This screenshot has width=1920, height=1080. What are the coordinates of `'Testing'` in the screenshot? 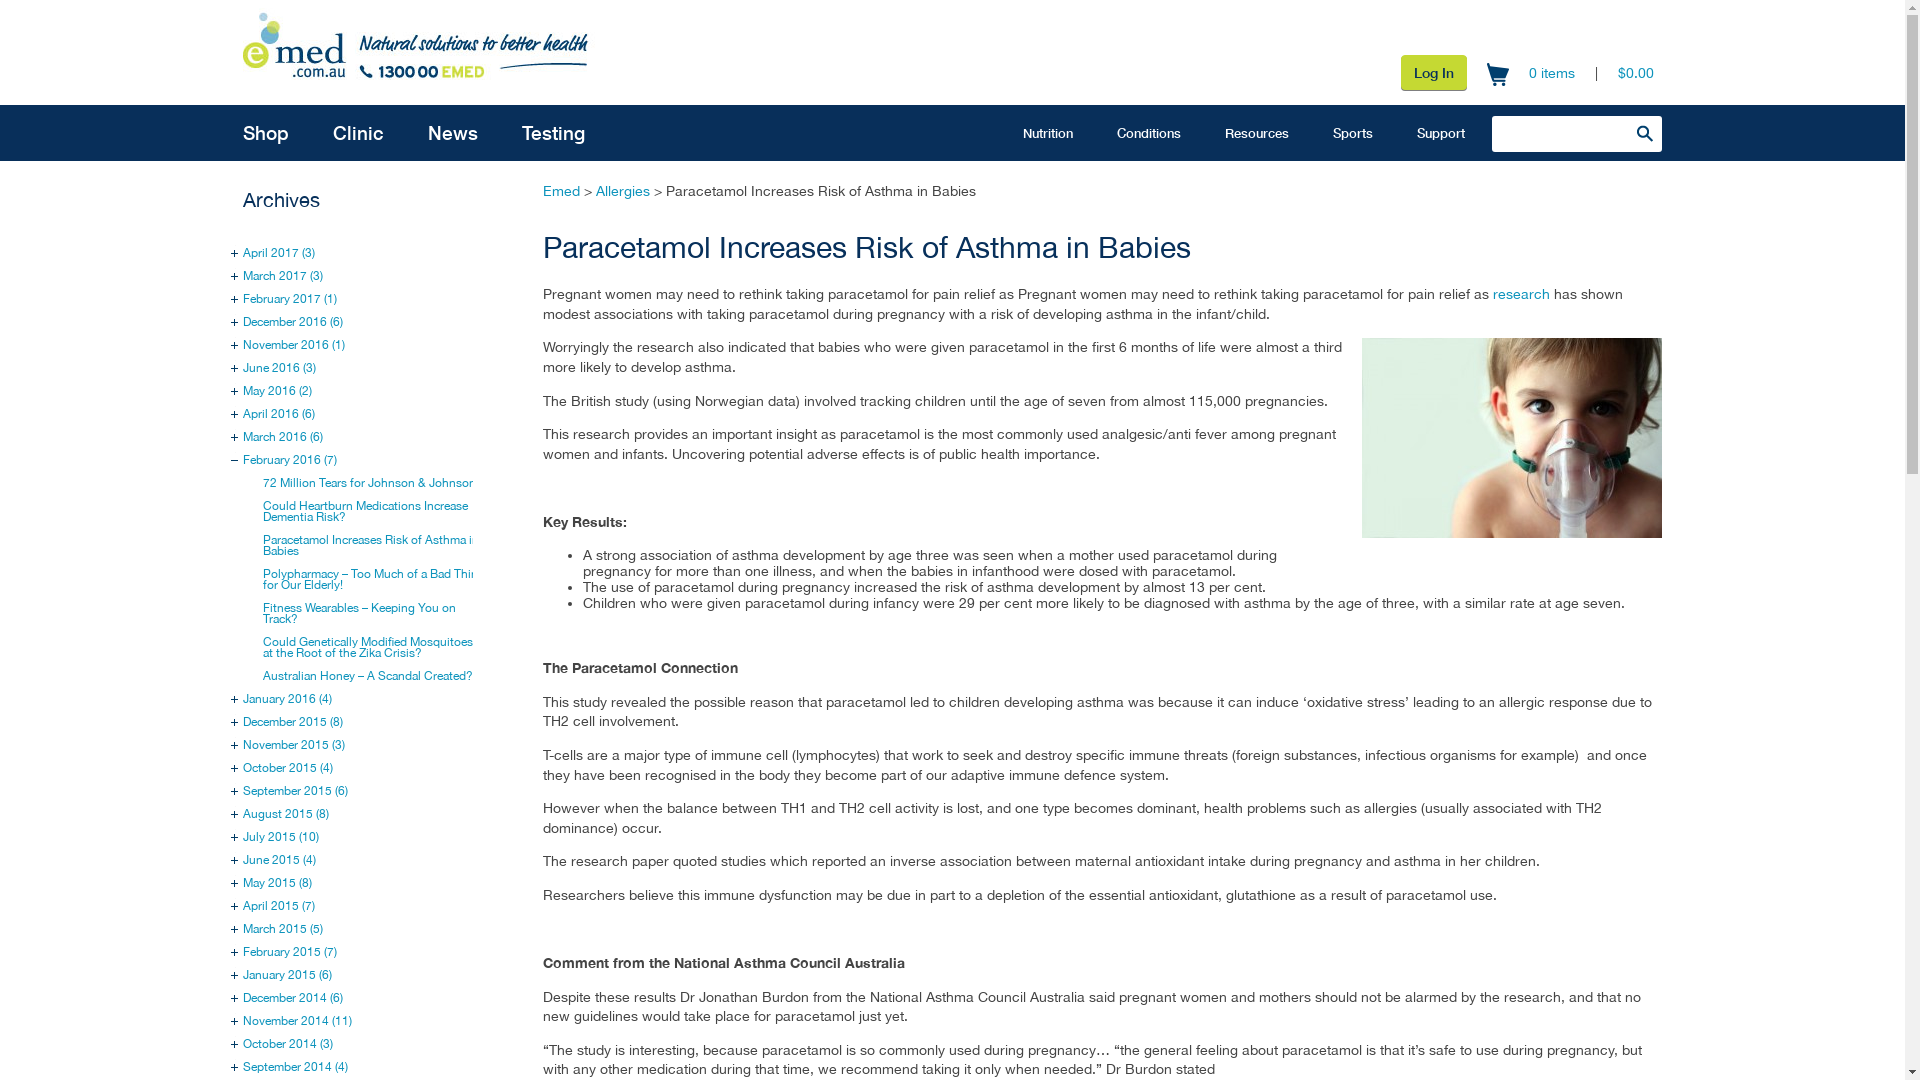 It's located at (553, 132).